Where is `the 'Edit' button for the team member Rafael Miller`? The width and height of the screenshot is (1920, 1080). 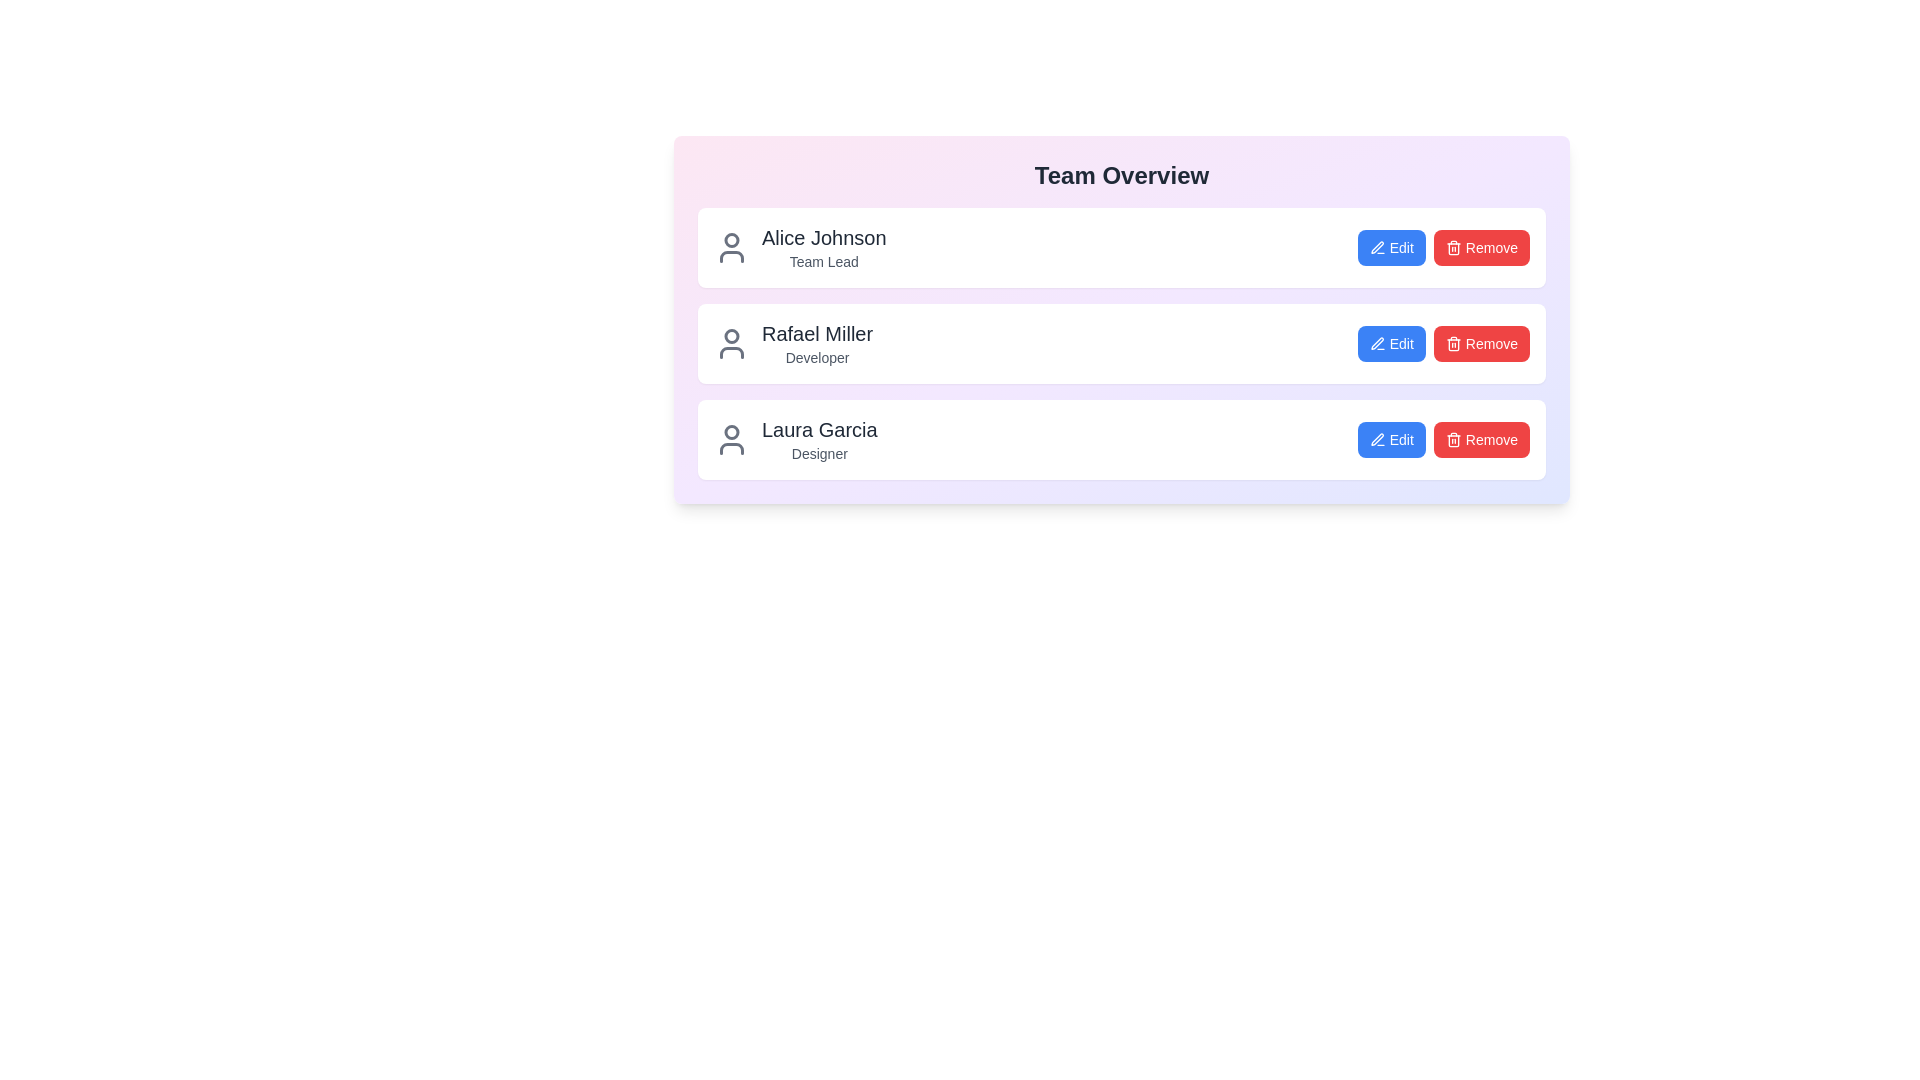 the 'Edit' button for the team member Rafael Miller is located at coordinates (1390, 342).